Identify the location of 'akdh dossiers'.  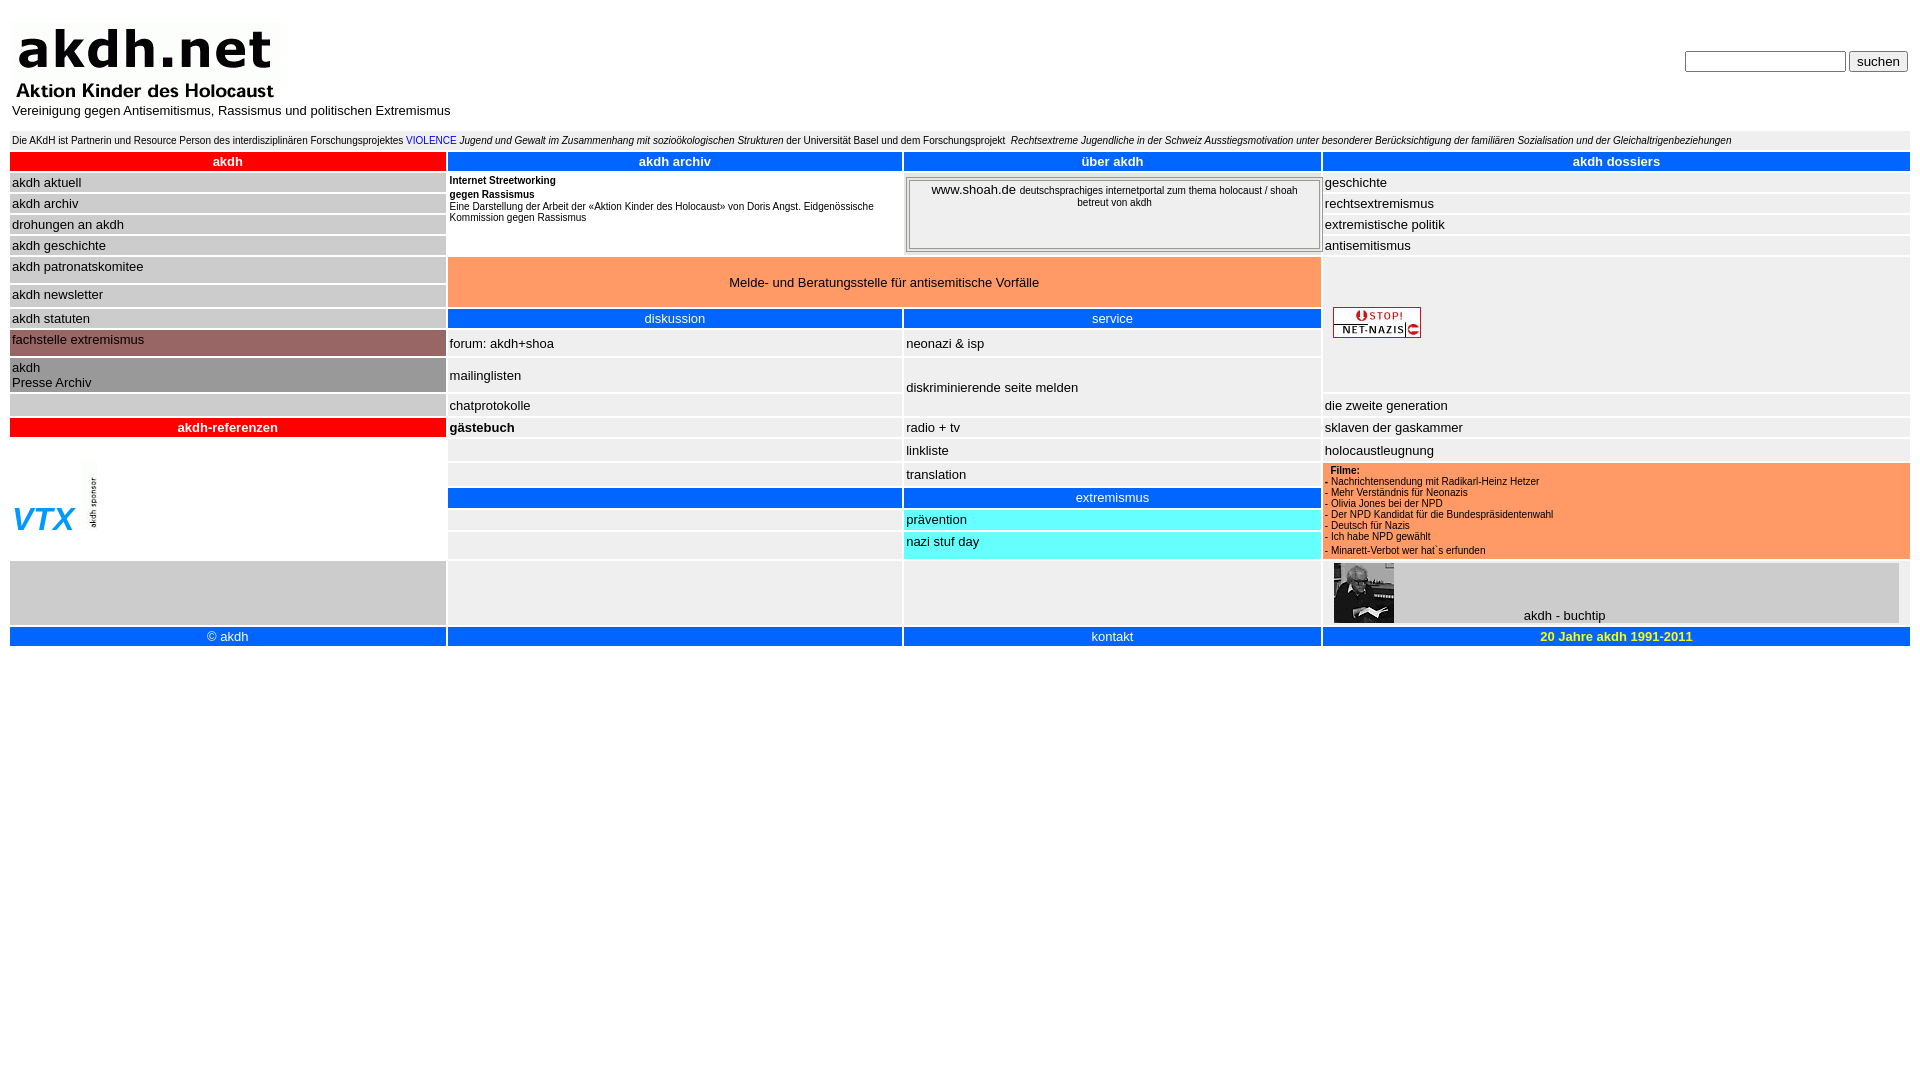
(1572, 160).